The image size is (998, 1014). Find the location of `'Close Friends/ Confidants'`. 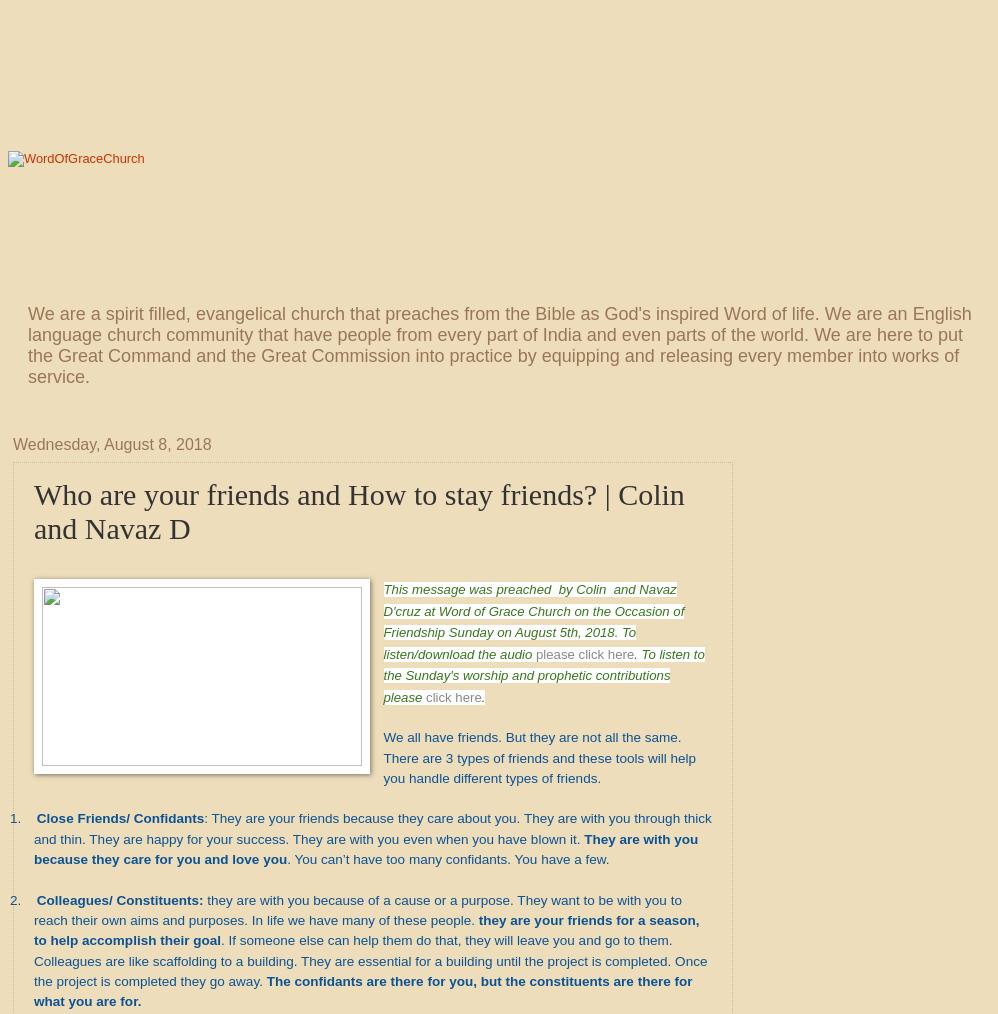

'Close Friends/ Confidants' is located at coordinates (119, 818).